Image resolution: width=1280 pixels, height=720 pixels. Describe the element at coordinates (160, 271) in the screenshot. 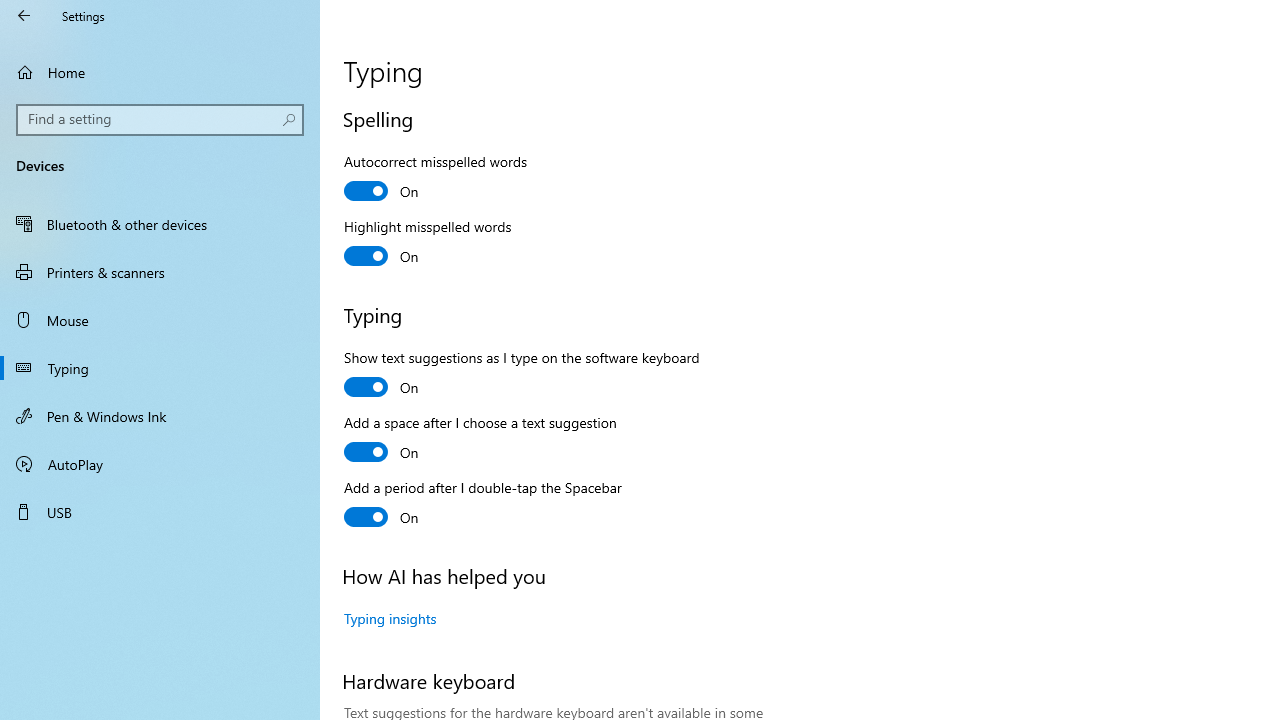

I see `'Printers & scanners'` at that location.